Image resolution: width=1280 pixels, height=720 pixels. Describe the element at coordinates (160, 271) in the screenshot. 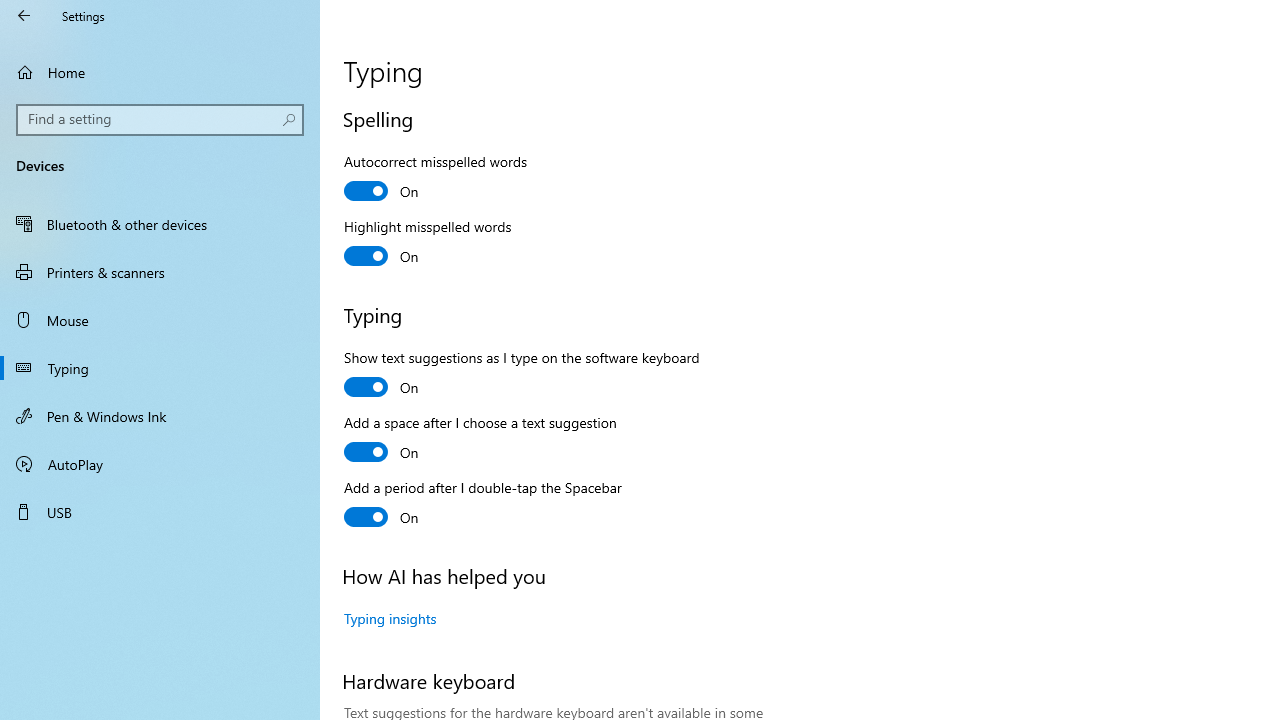

I see `'Printers & scanners'` at that location.